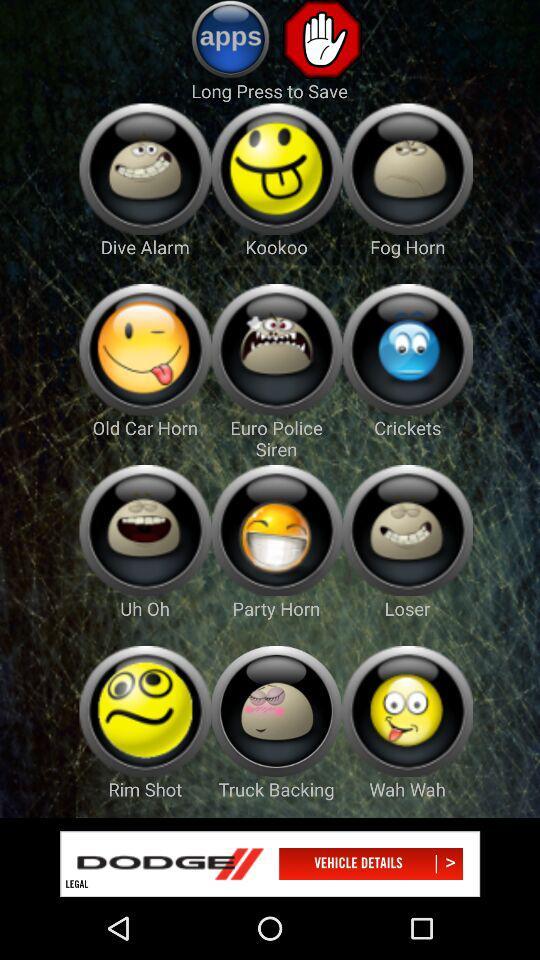 The width and height of the screenshot is (540, 960). I want to click on open face, so click(144, 529).